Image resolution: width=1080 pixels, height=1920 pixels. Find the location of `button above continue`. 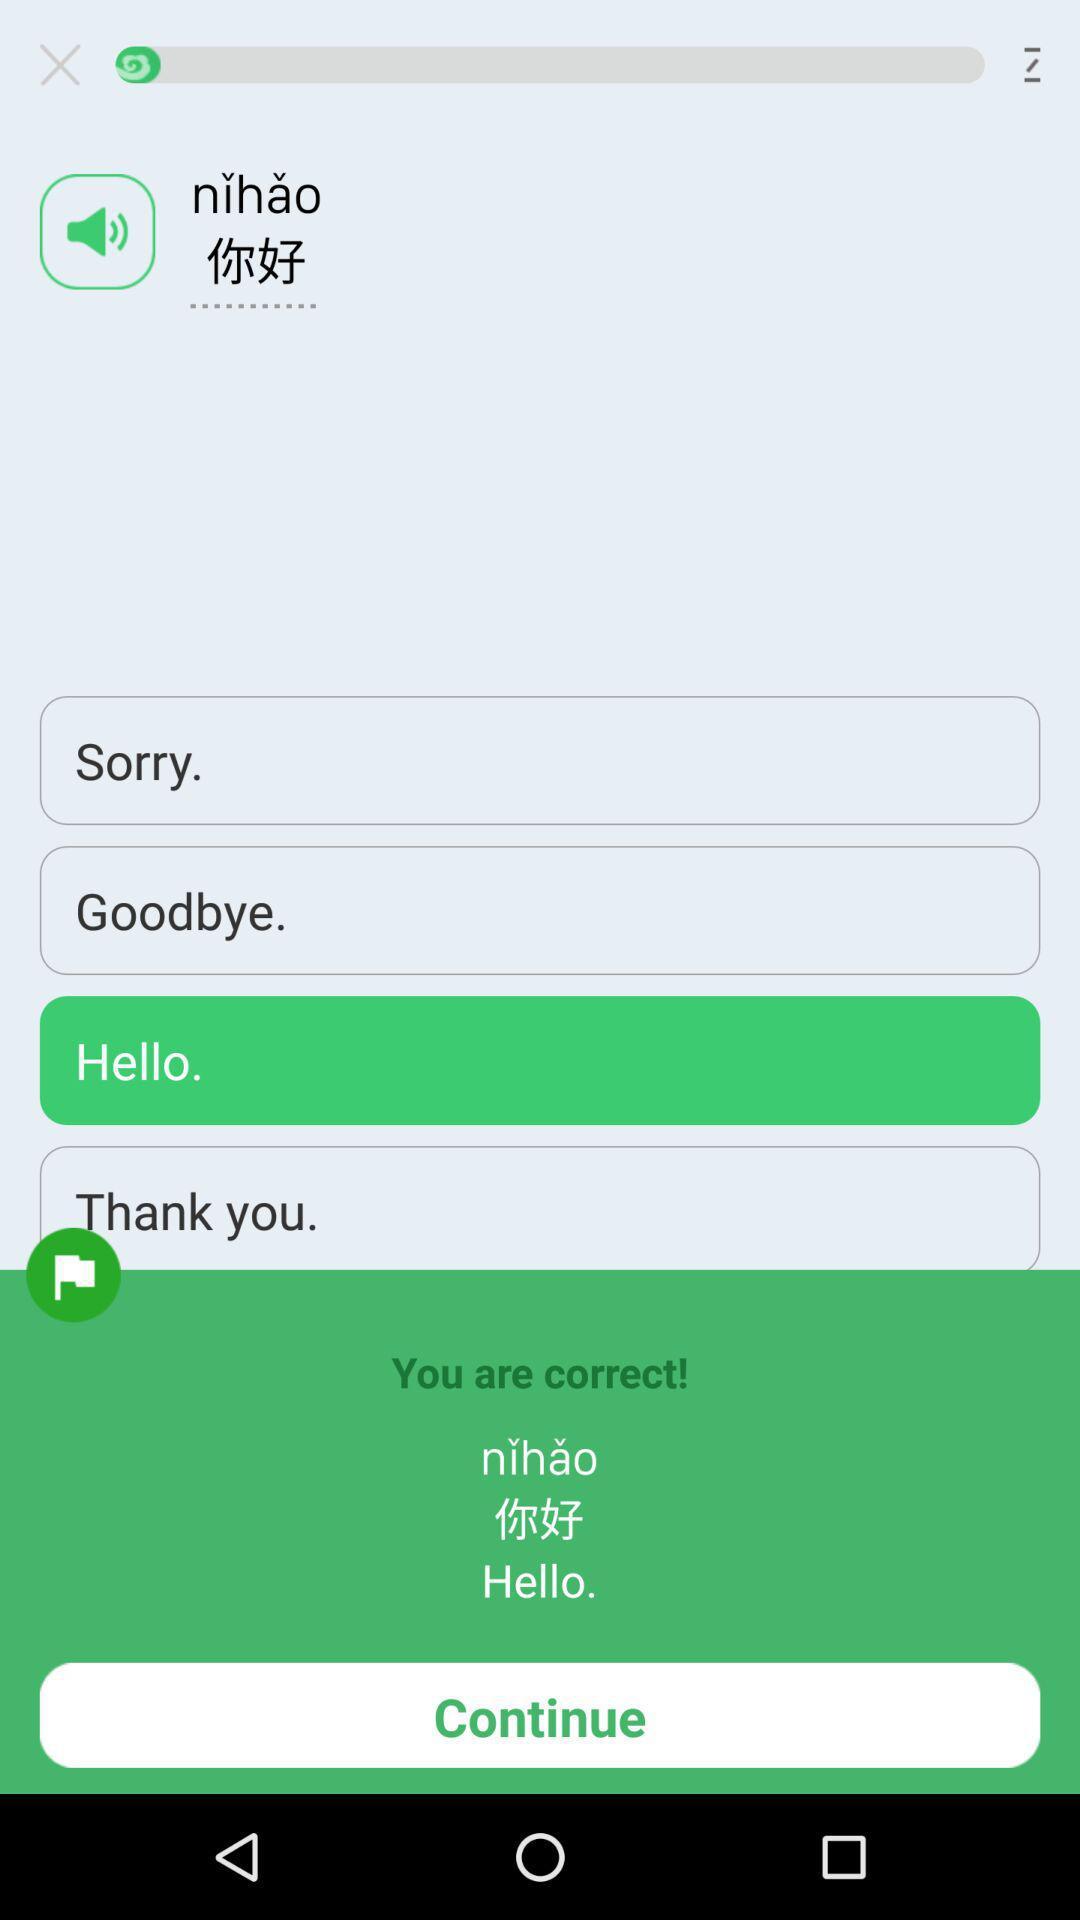

button above continue is located at coordinates (72, 1274).